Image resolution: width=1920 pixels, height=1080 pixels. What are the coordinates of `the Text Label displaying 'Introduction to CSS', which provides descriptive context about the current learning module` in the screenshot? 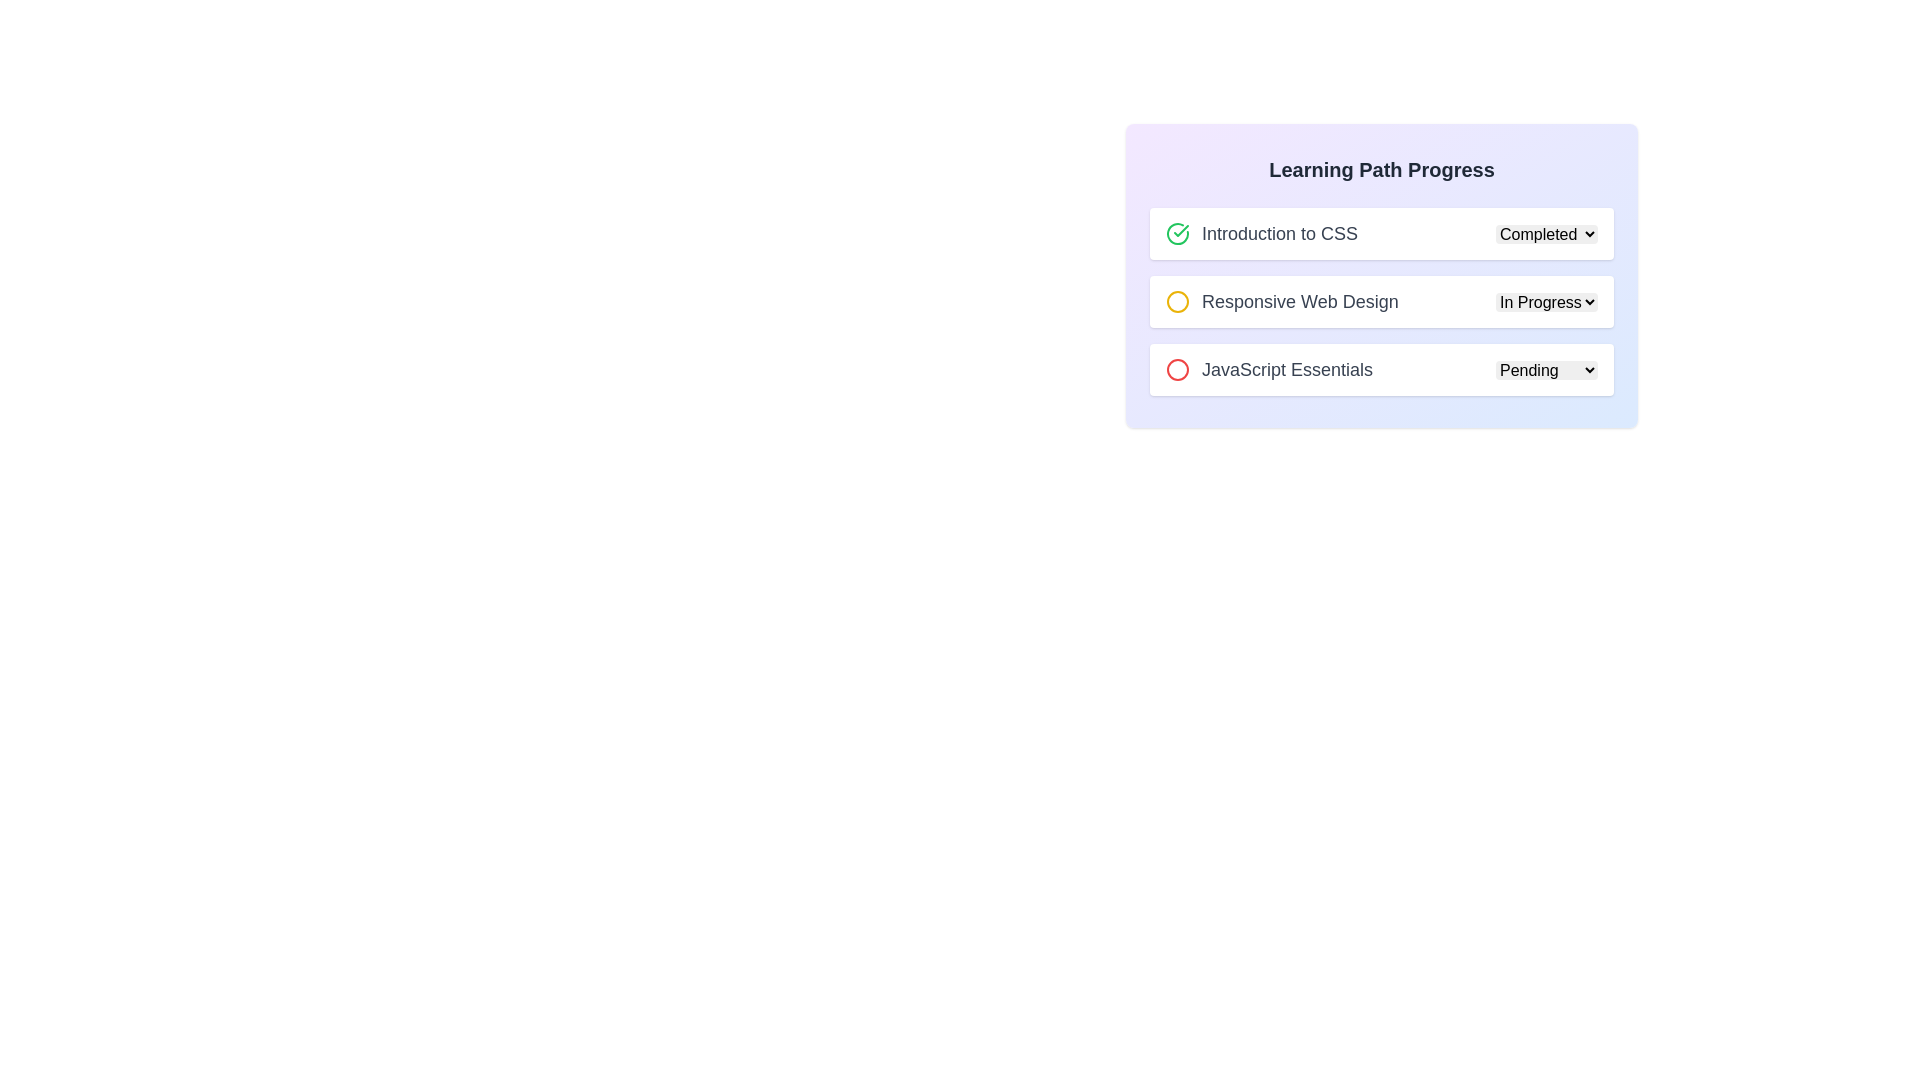 It's located at (1280, 233).